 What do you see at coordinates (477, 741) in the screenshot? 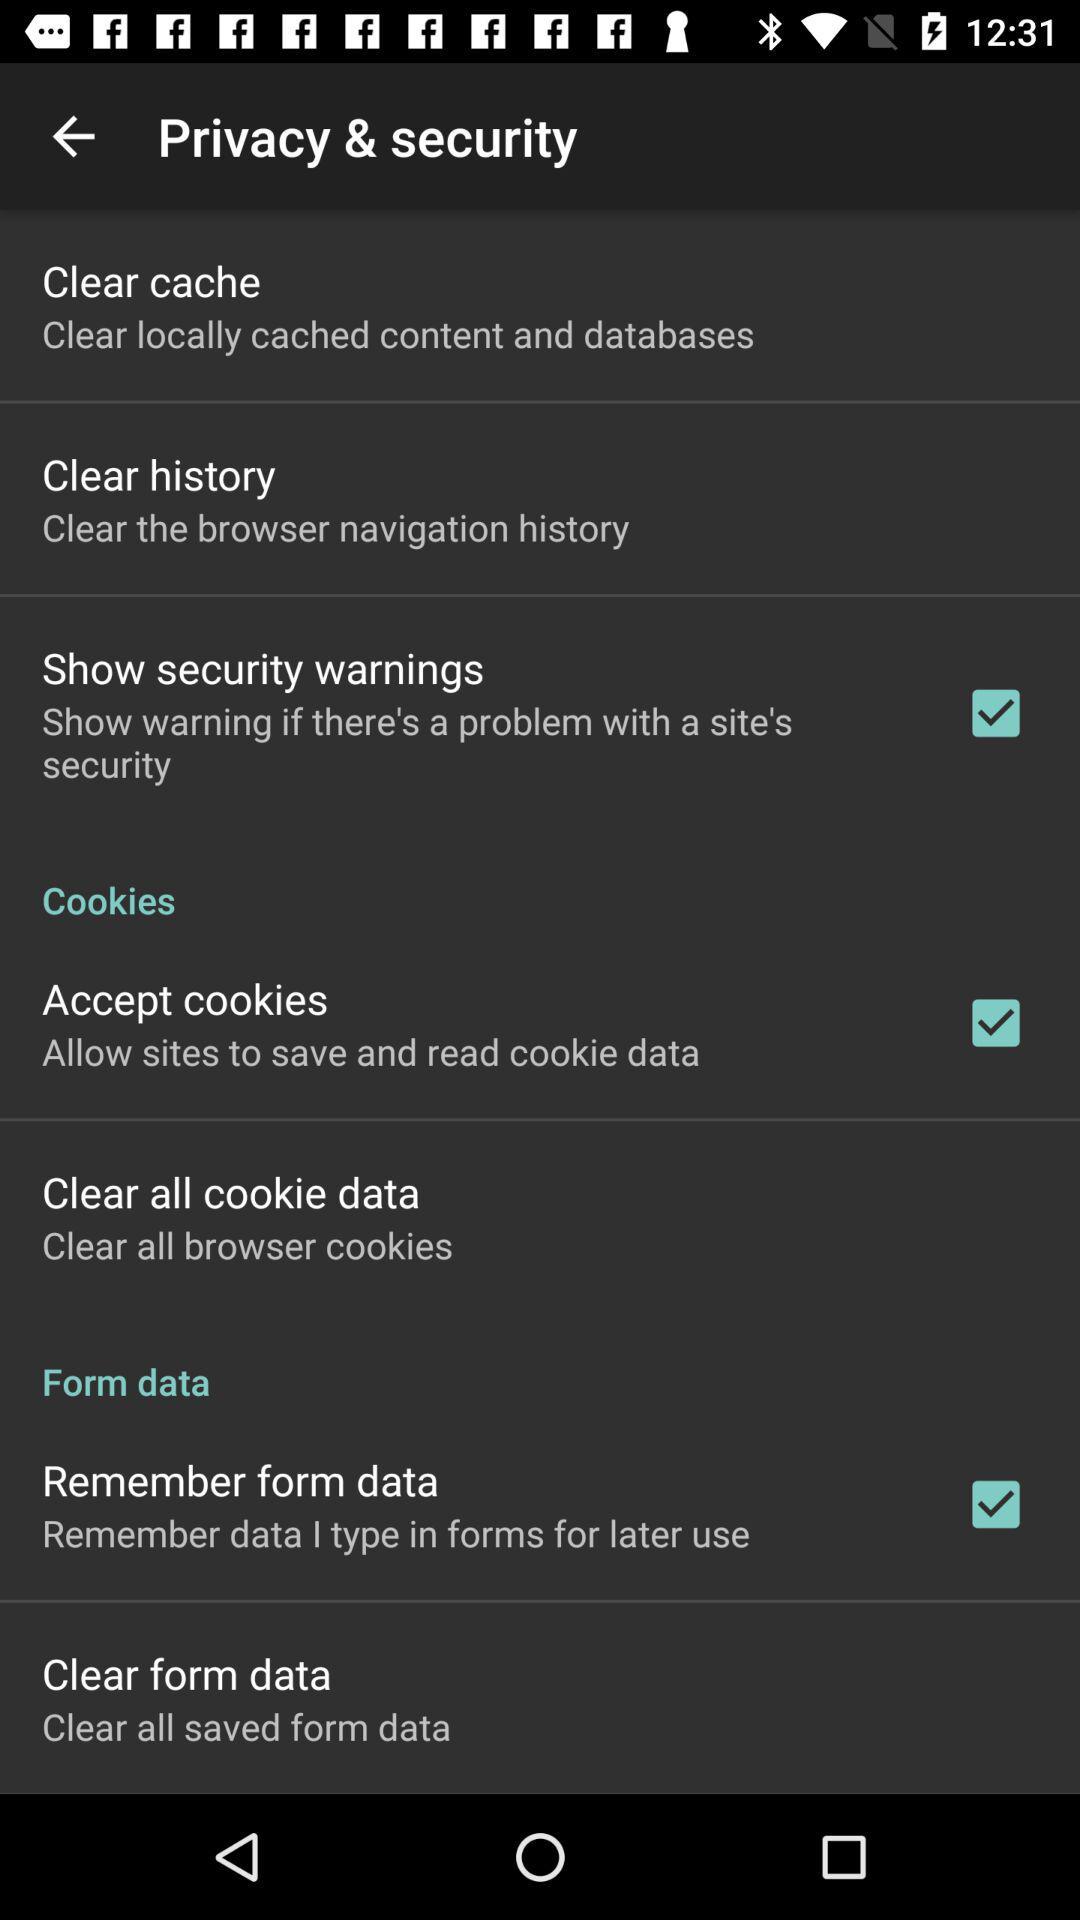
I see `the show warning if app` at bounding box center [477, 741].